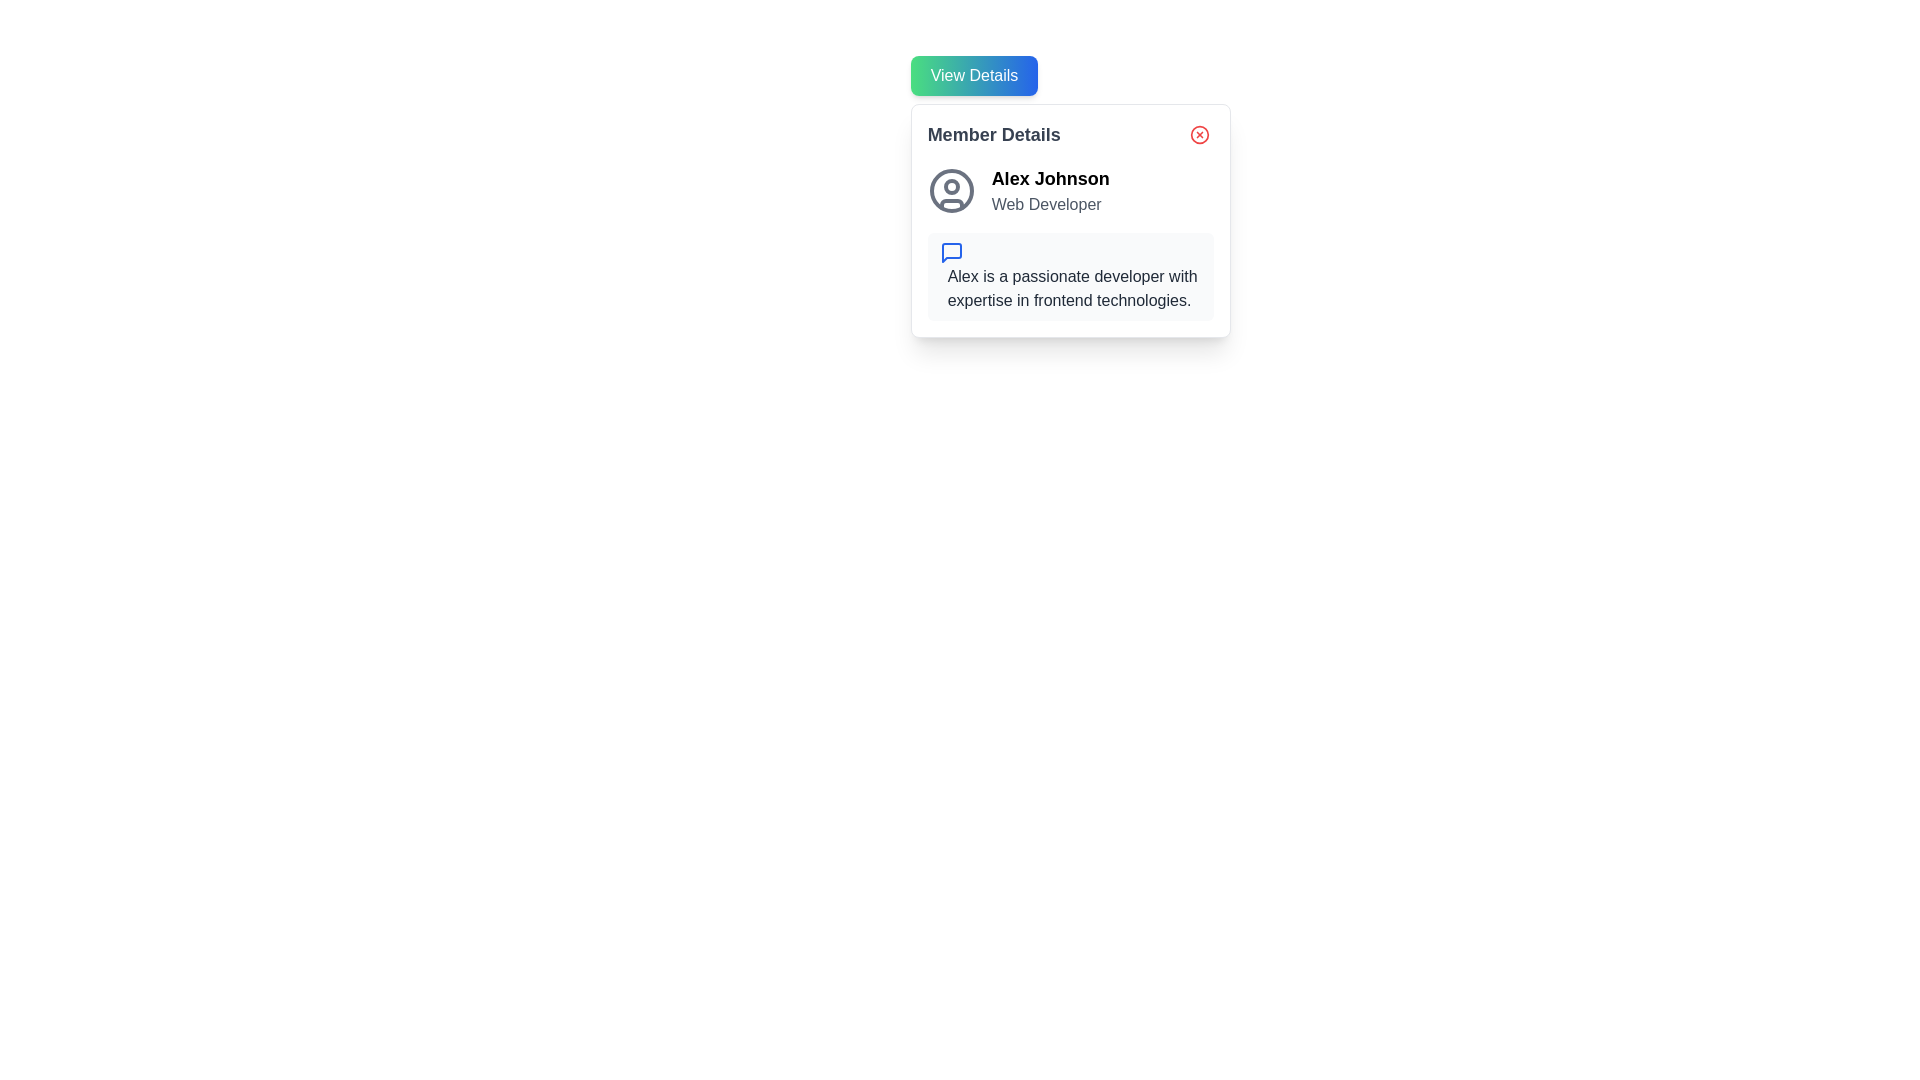 The image size is (1920, 1080). I want to click on the decorative collar element of the circular user avatar icon in the 'Member Details' card, located near the bottom section below the smaller circular sub-section, so click(950, 204).